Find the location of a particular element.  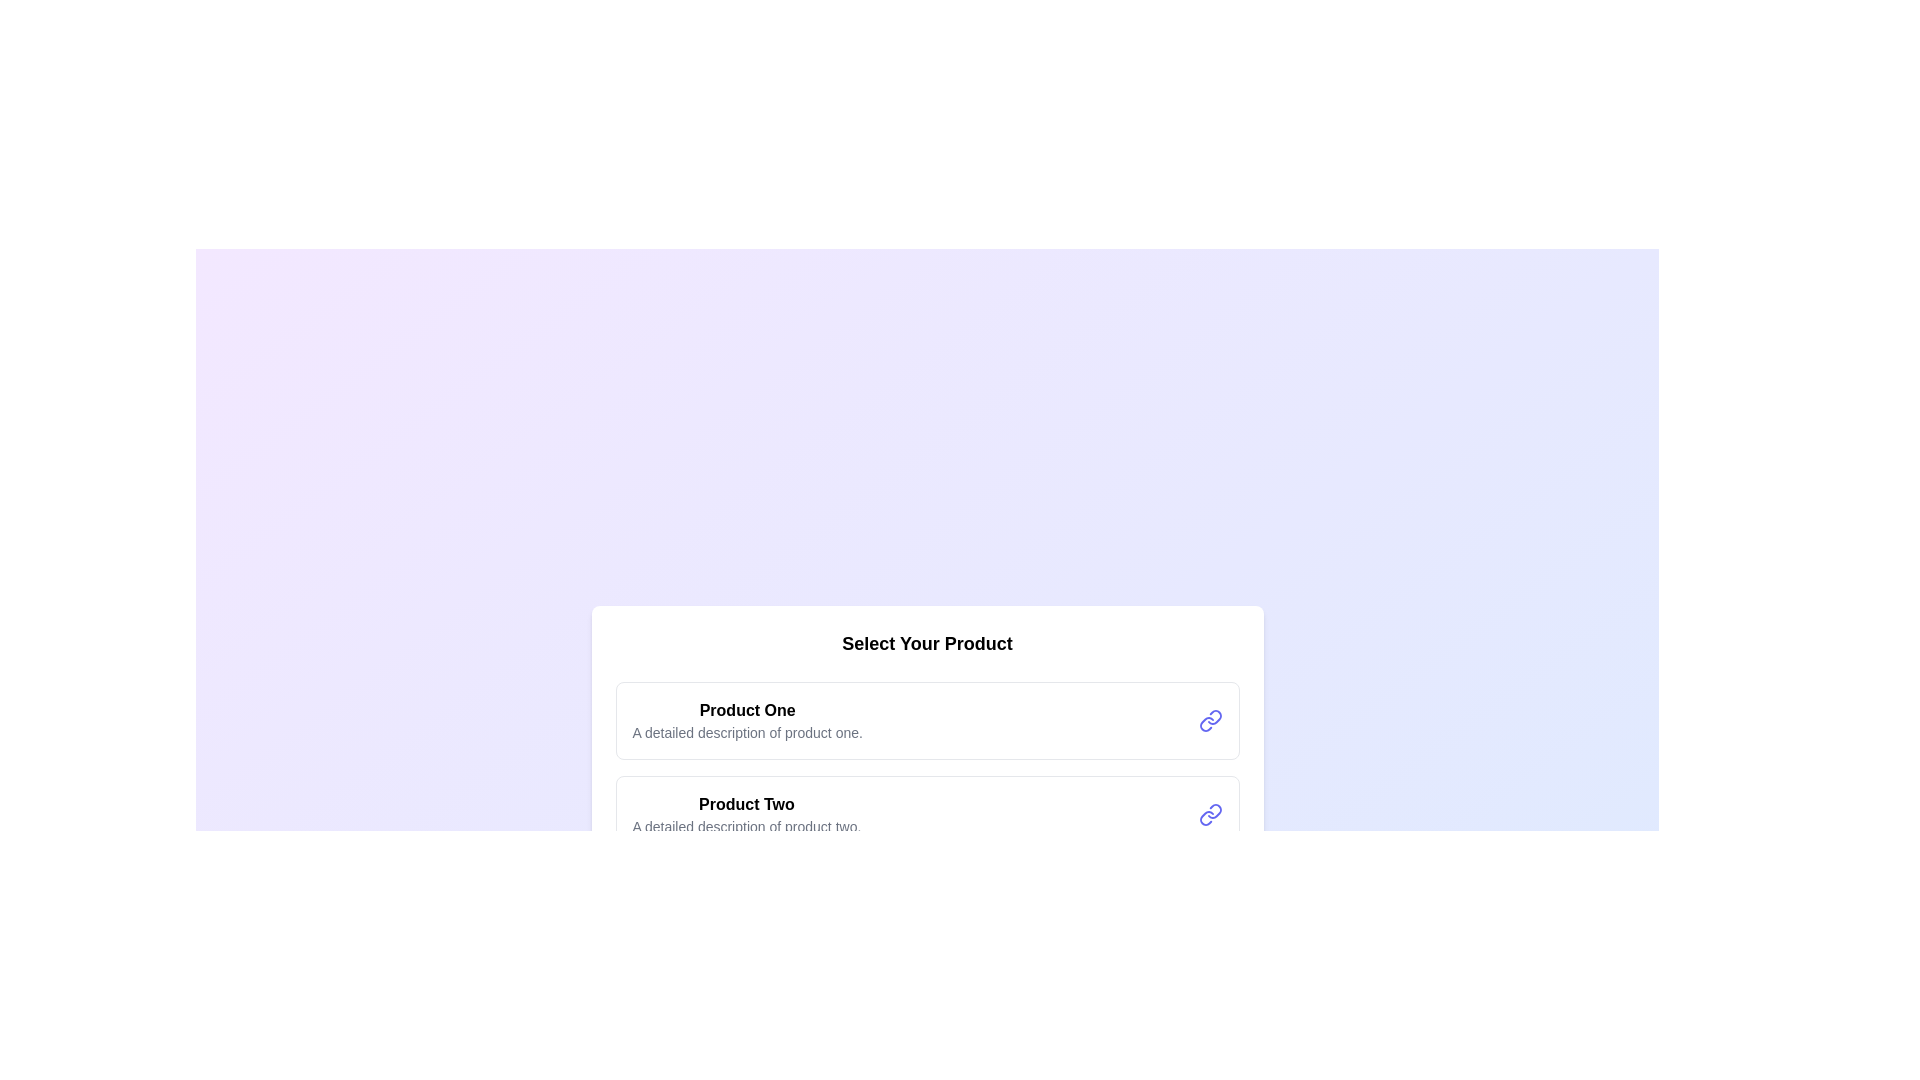

text label 'Product One' which is positioned at the top of a white card, above the description text is located at coordinates (746, 709).